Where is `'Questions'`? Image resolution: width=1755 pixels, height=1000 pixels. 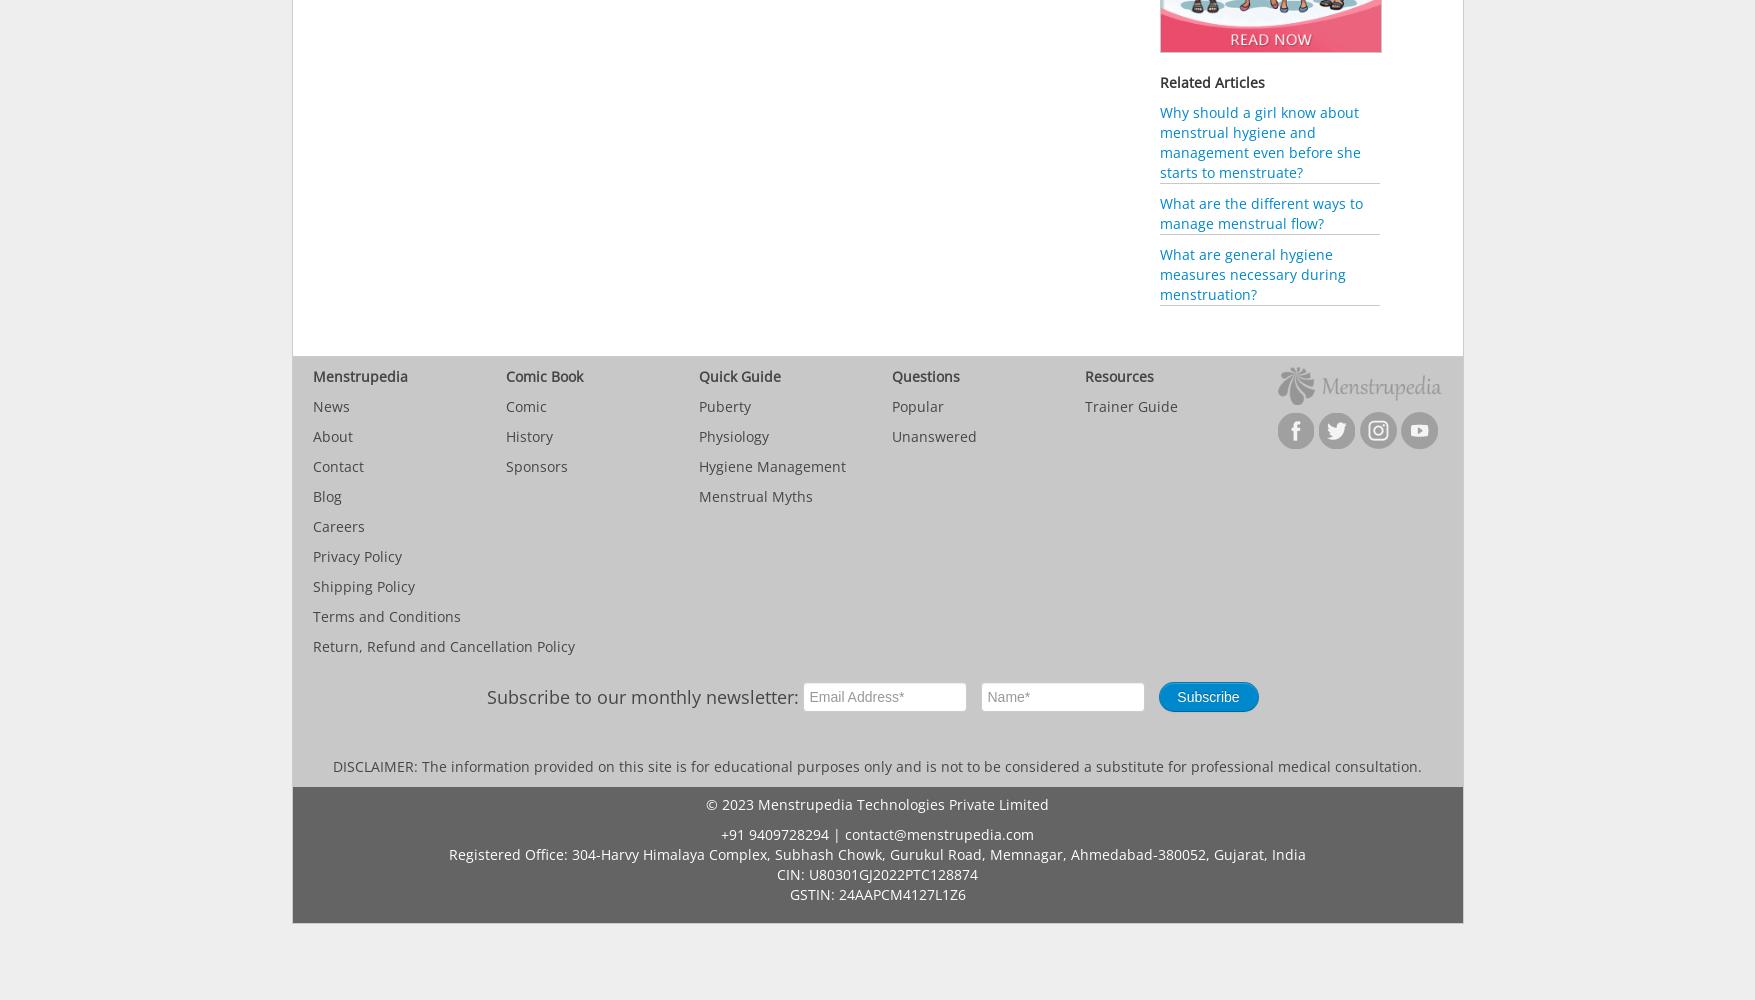 'Questions' is located at coordinates (890, 376).